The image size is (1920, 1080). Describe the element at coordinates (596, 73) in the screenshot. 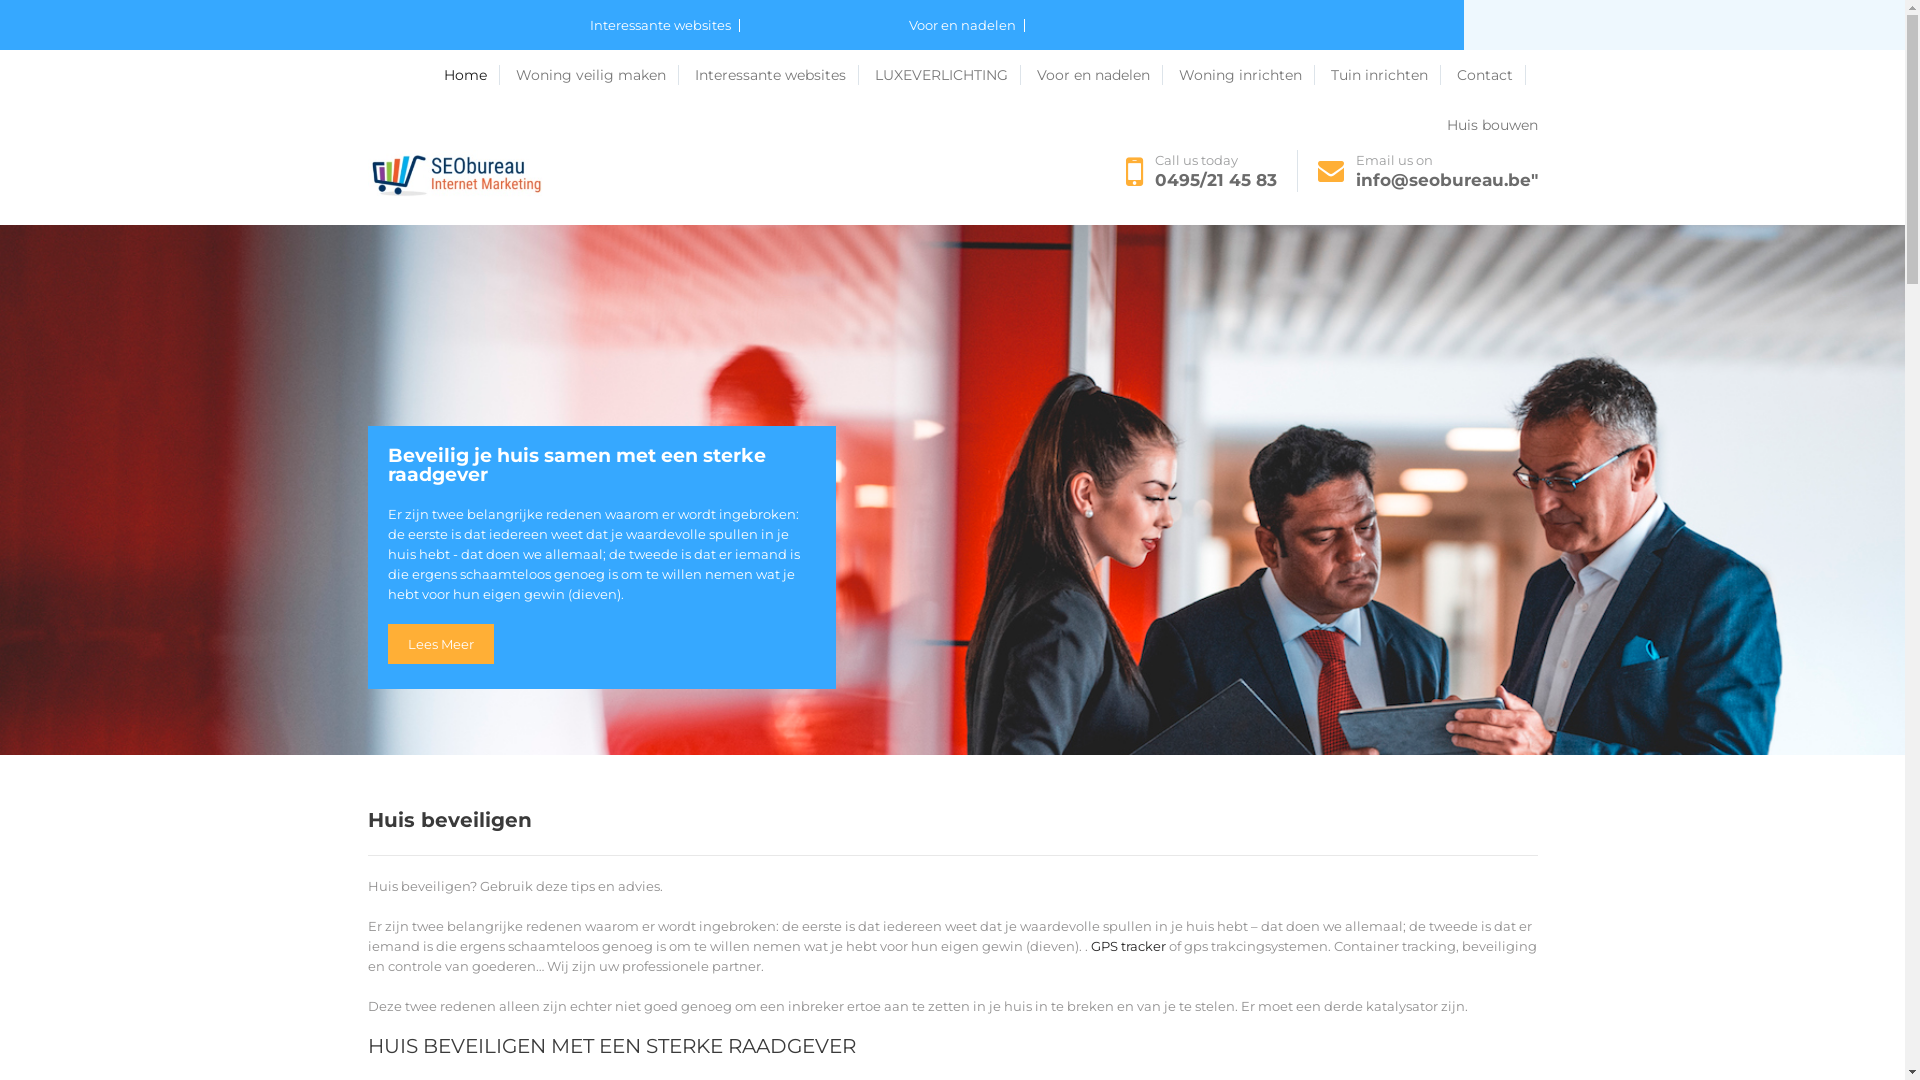

I see `'Woning veilig maken'` at that location.